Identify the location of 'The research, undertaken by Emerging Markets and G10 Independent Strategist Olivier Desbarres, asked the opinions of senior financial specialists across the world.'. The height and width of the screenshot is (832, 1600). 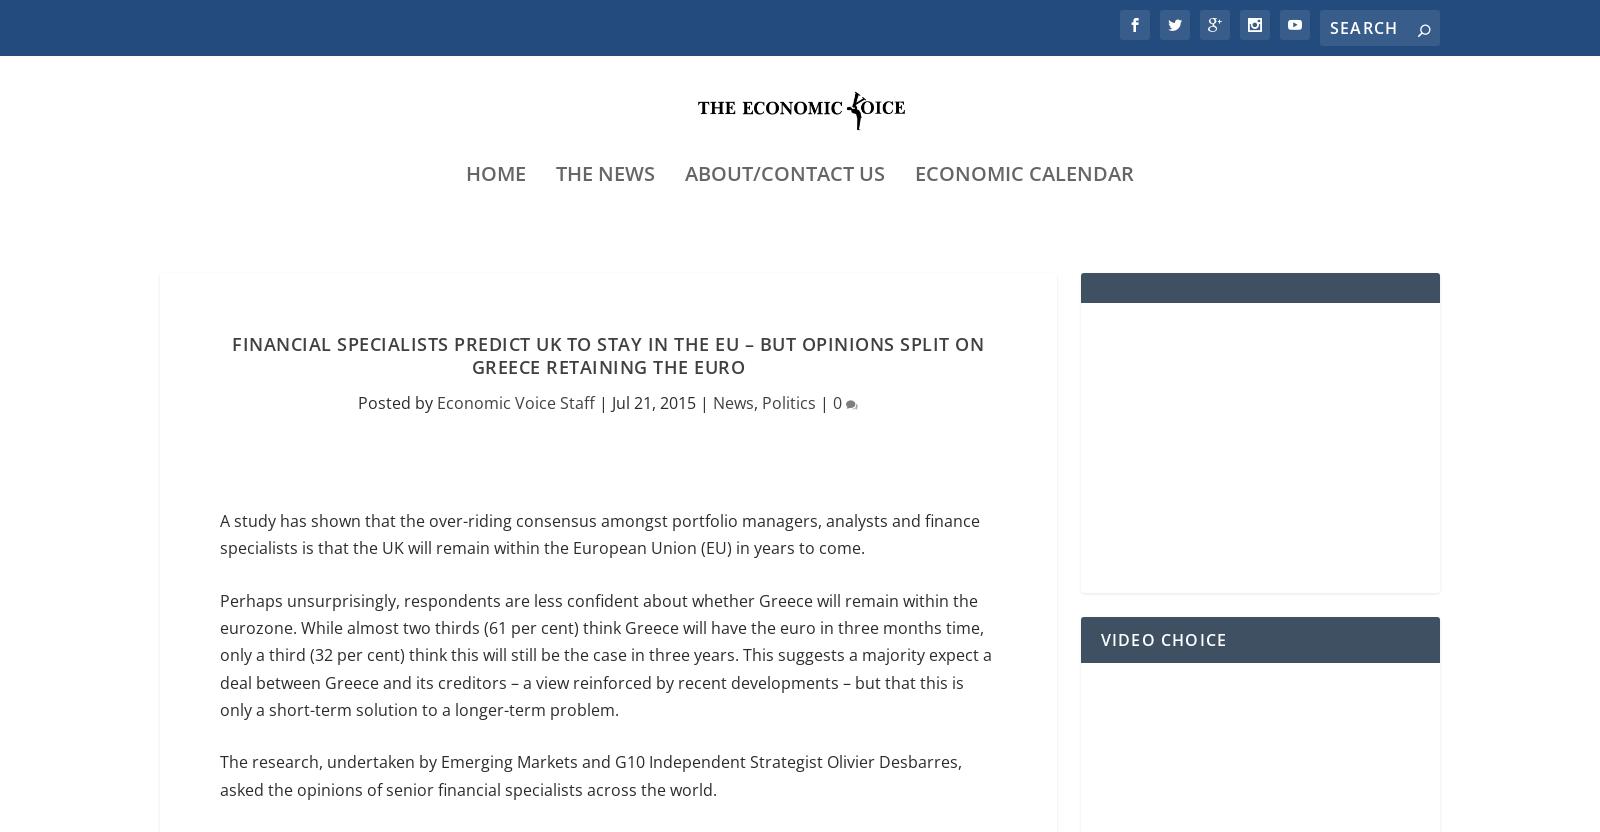
(590, 778).